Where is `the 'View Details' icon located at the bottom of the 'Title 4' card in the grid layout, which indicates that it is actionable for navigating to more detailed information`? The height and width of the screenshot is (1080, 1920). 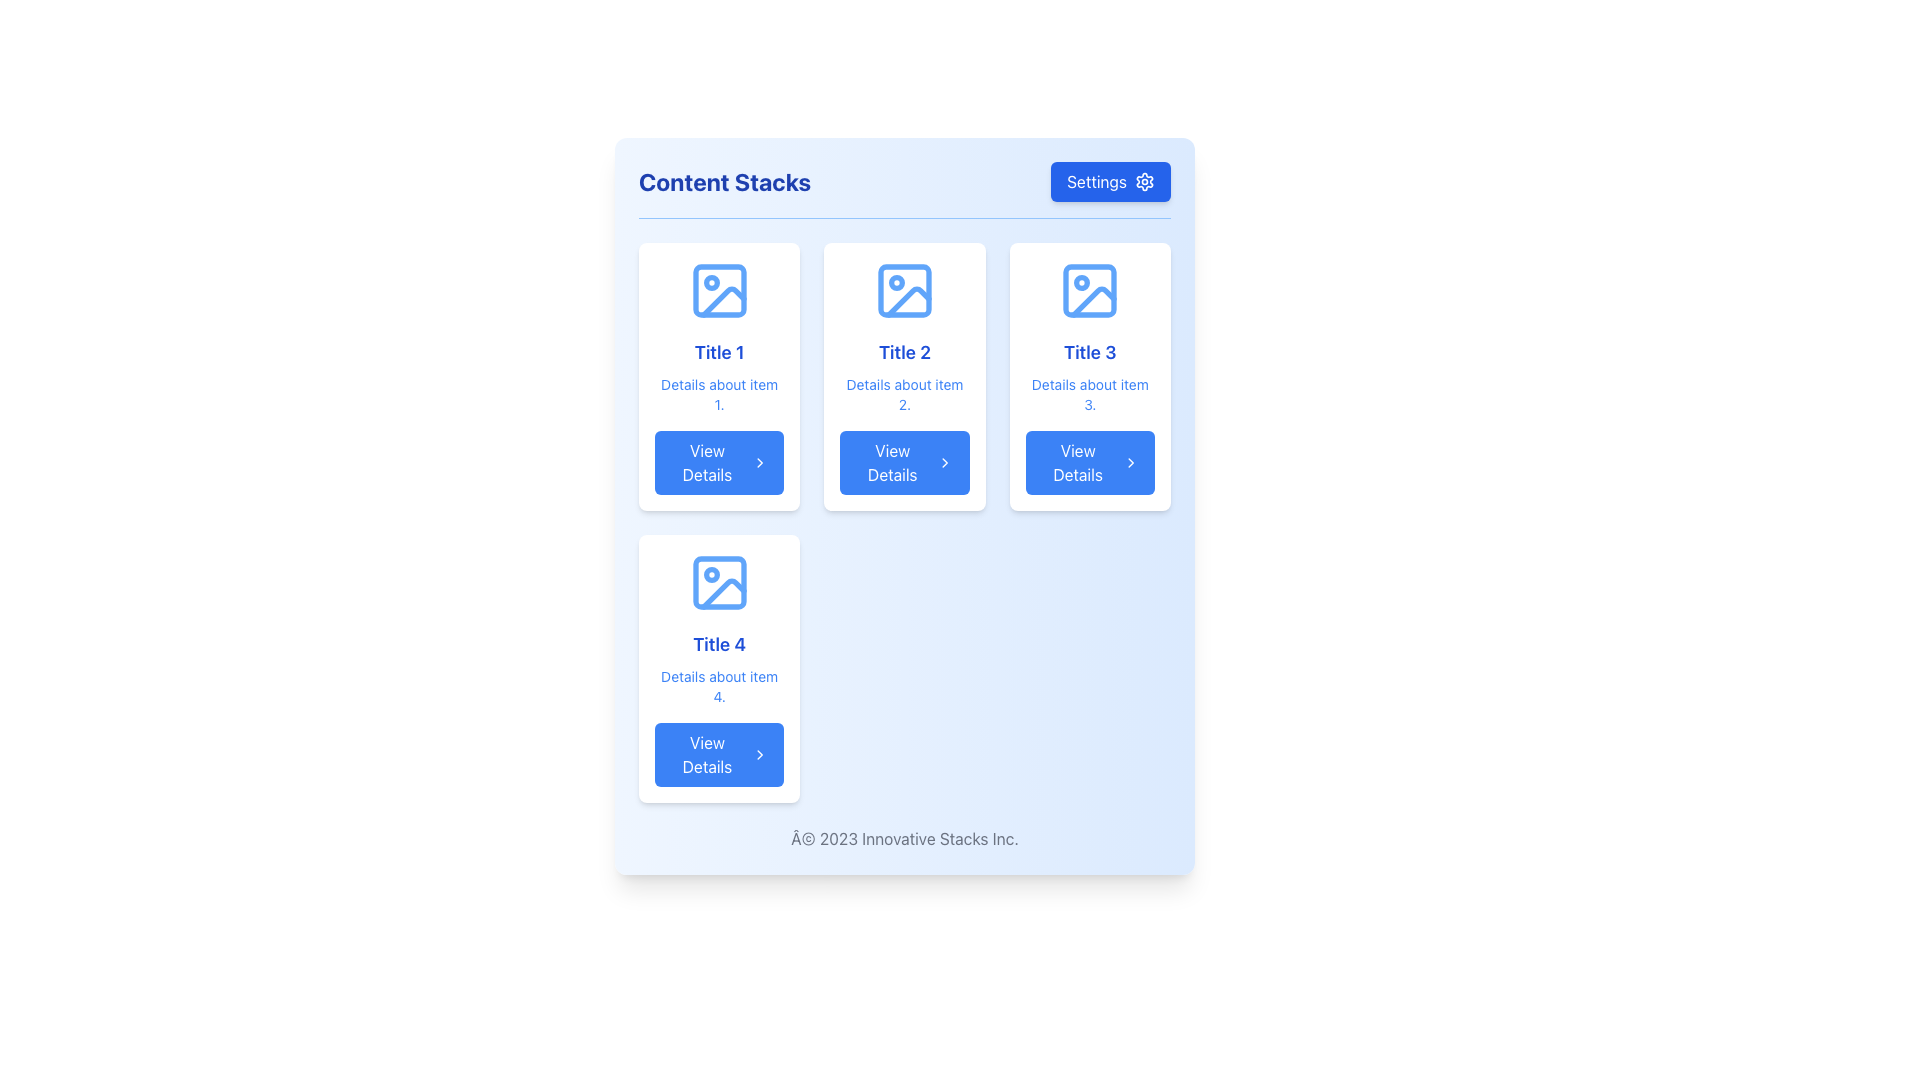
the 'View Details' icon located at the bottom of the 'Title 4' card in the grid layout, which indicates that it is actionable for navigating to more detailed information is located at coordinates (759, 755).